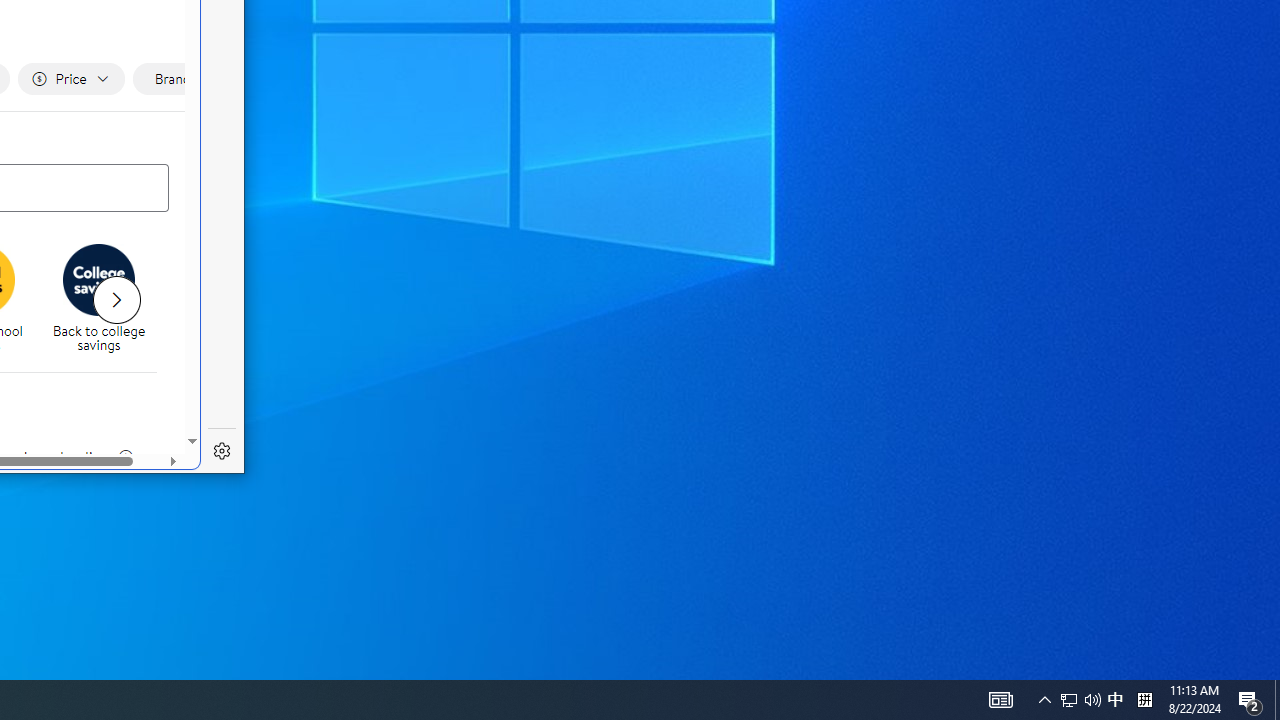 Image resolution: width=1280 pixels, height=720 pixels. What do you see at coordinates (1044, 698) in the screenshot?
I see `'Notification Chevron'` at bounding box center [1044, 698].